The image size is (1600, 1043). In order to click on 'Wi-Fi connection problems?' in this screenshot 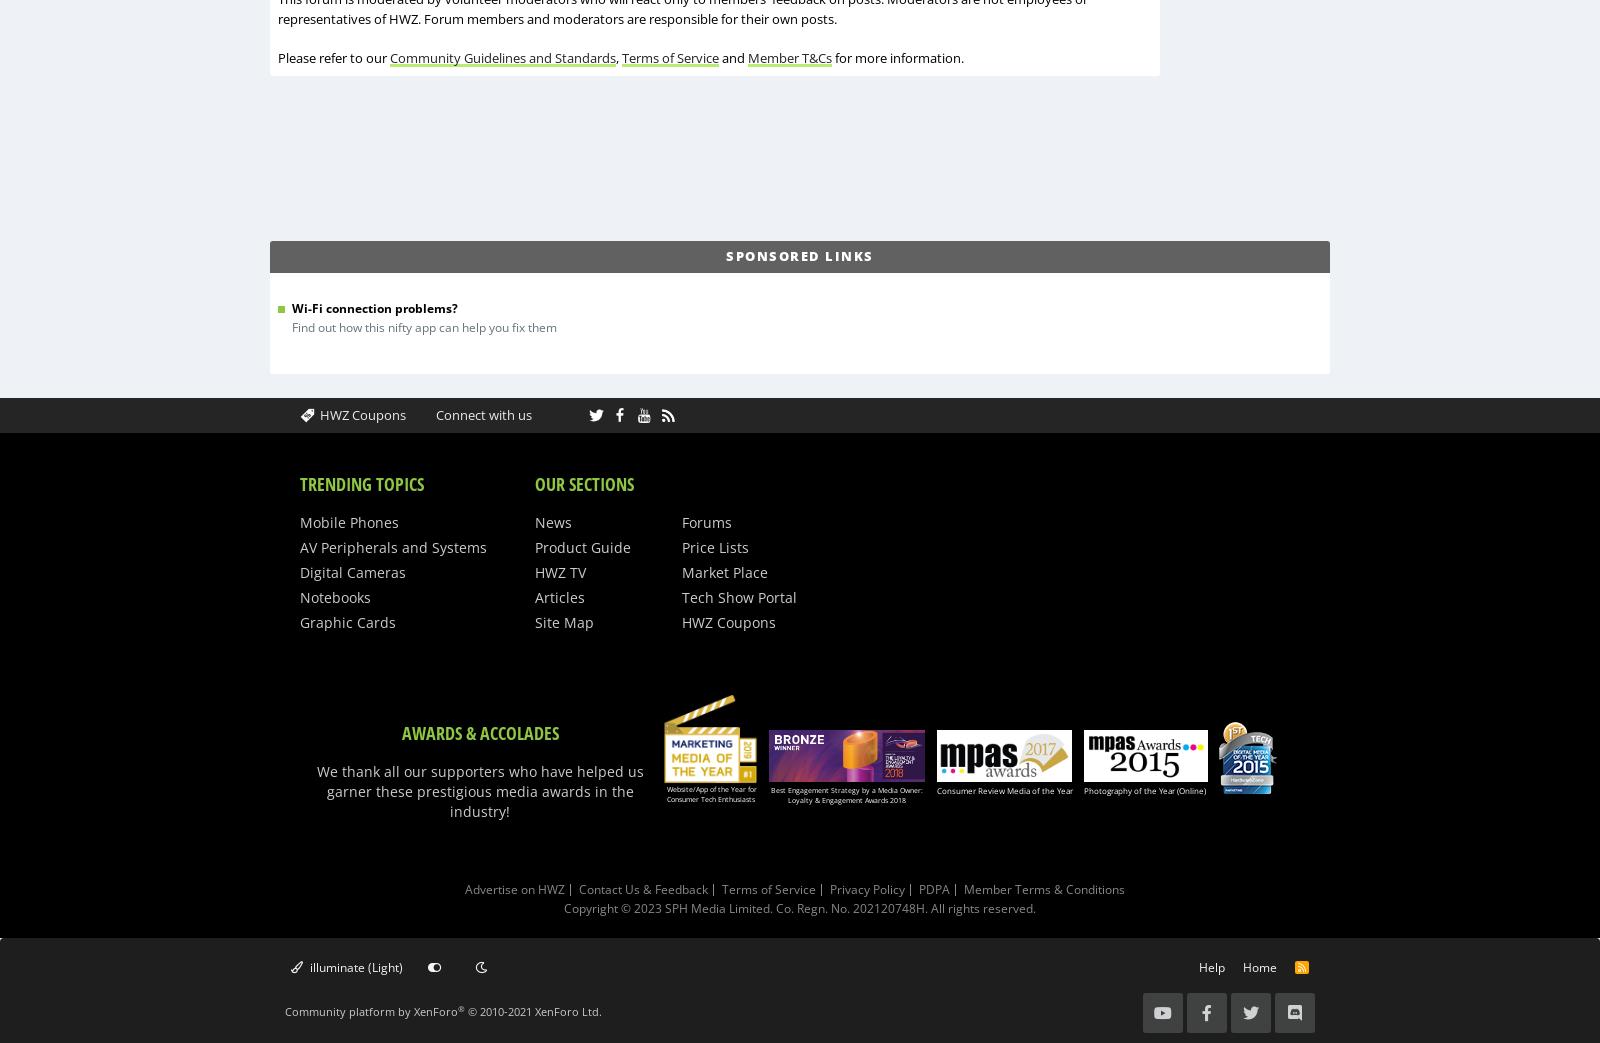, I will do `click(375, 306)`.